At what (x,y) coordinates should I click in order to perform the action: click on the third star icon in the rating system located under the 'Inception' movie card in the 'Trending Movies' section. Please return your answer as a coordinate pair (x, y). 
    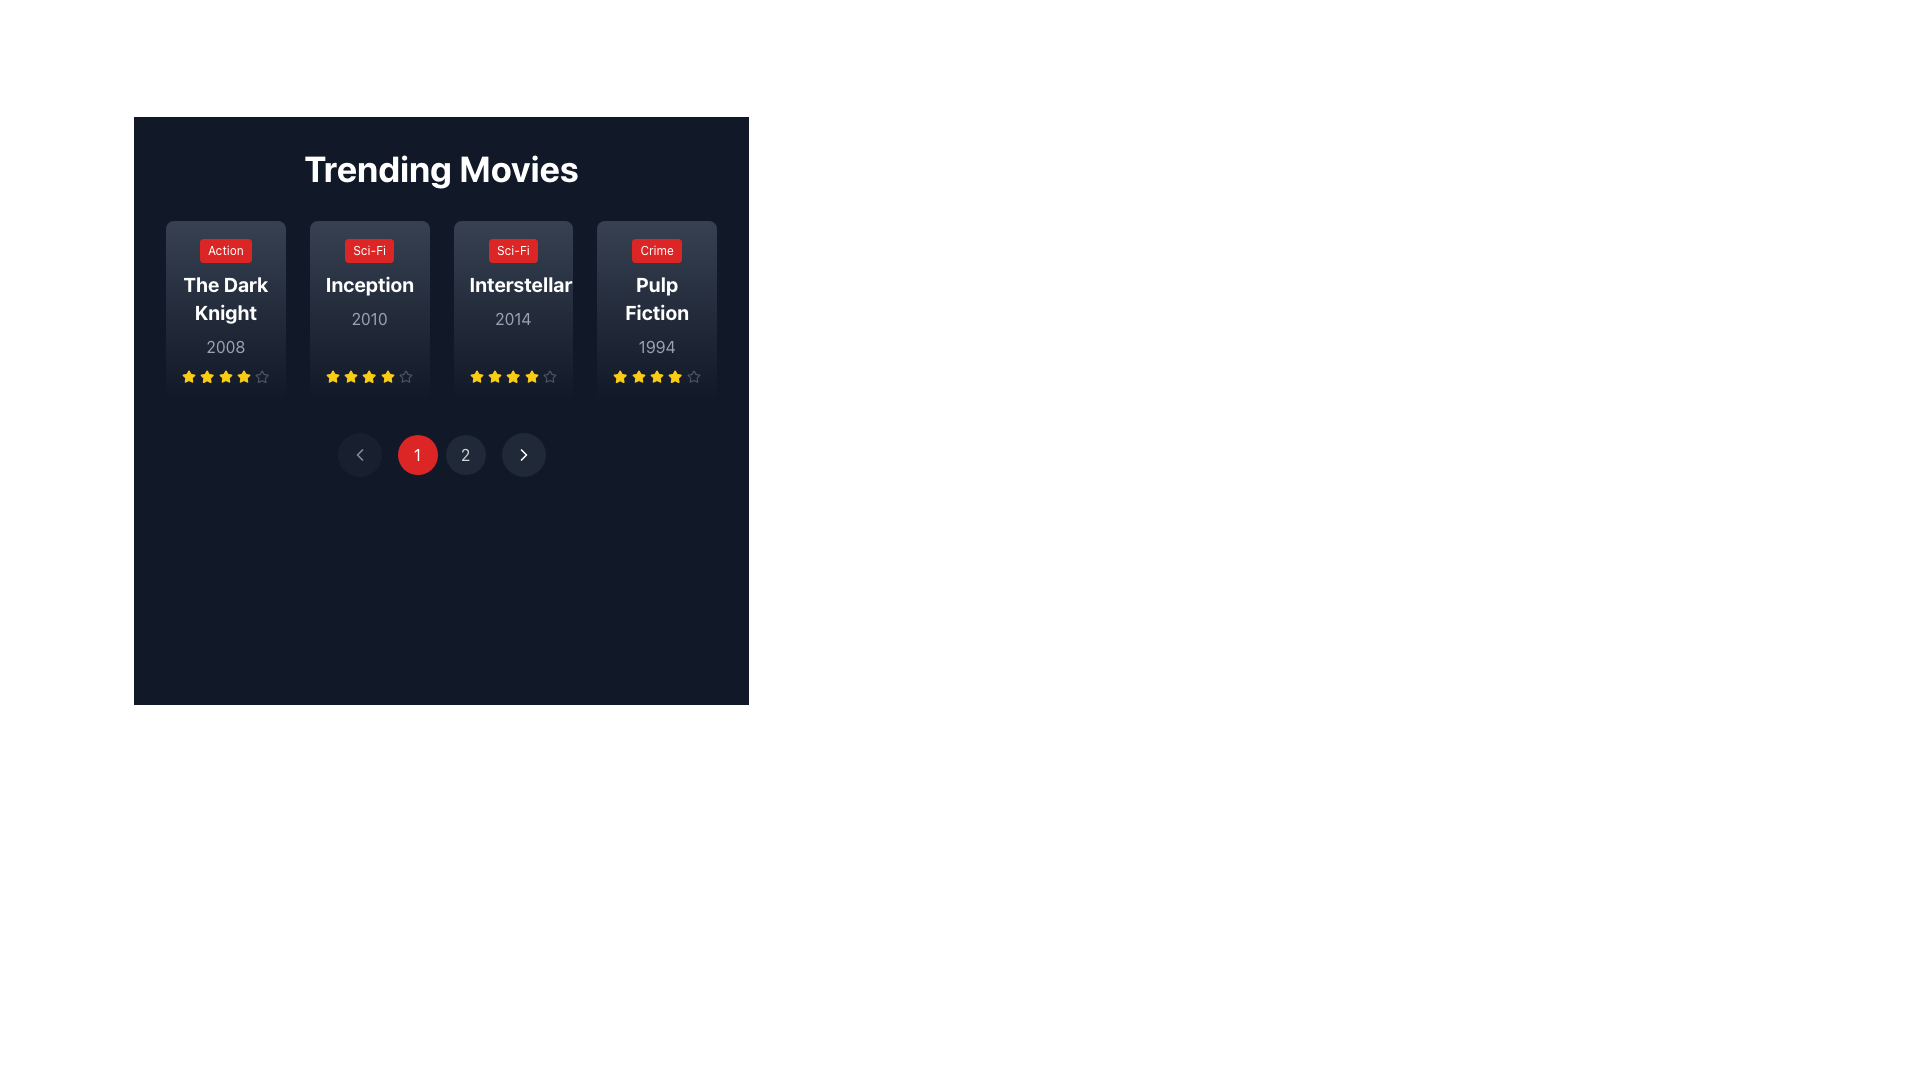
    Looking at the image, I should click on (332, 376).